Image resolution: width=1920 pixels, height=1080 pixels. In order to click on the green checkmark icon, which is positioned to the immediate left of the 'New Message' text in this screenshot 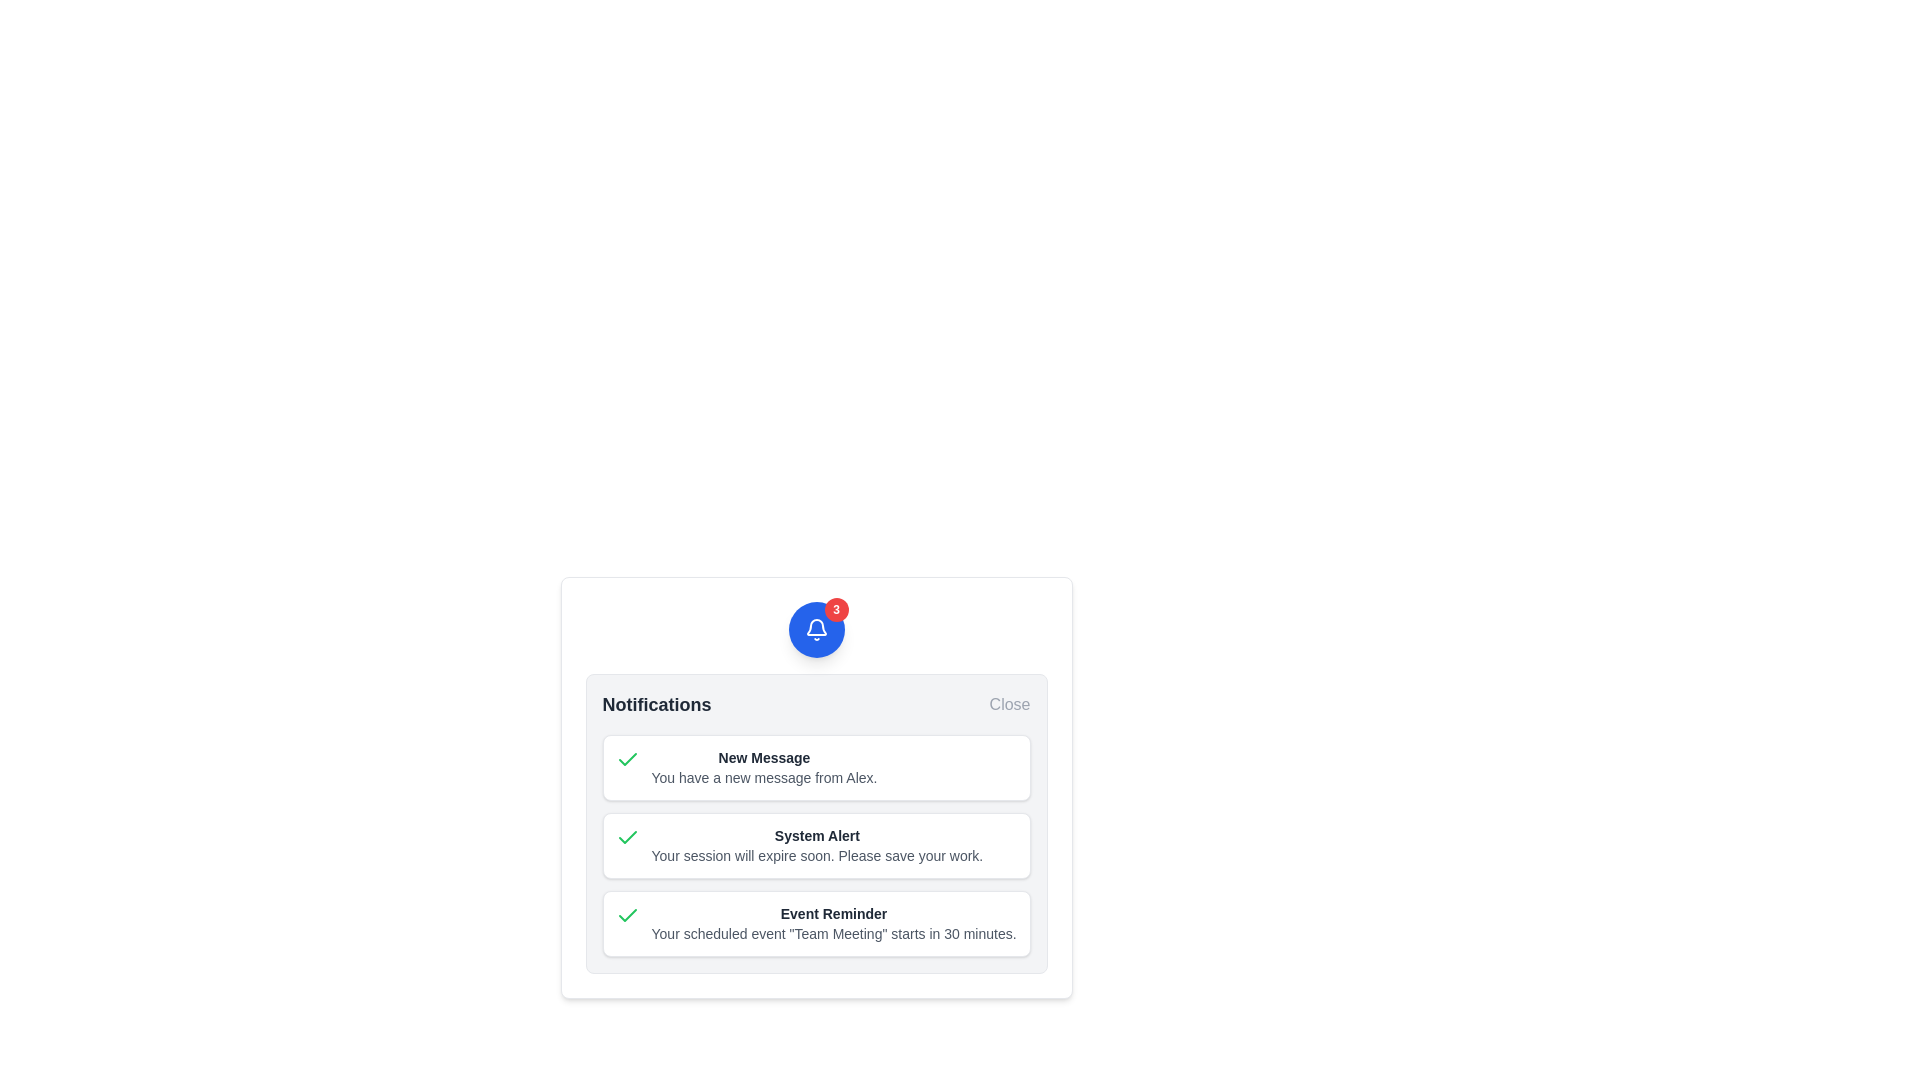, I will do `click(626, 759)`.